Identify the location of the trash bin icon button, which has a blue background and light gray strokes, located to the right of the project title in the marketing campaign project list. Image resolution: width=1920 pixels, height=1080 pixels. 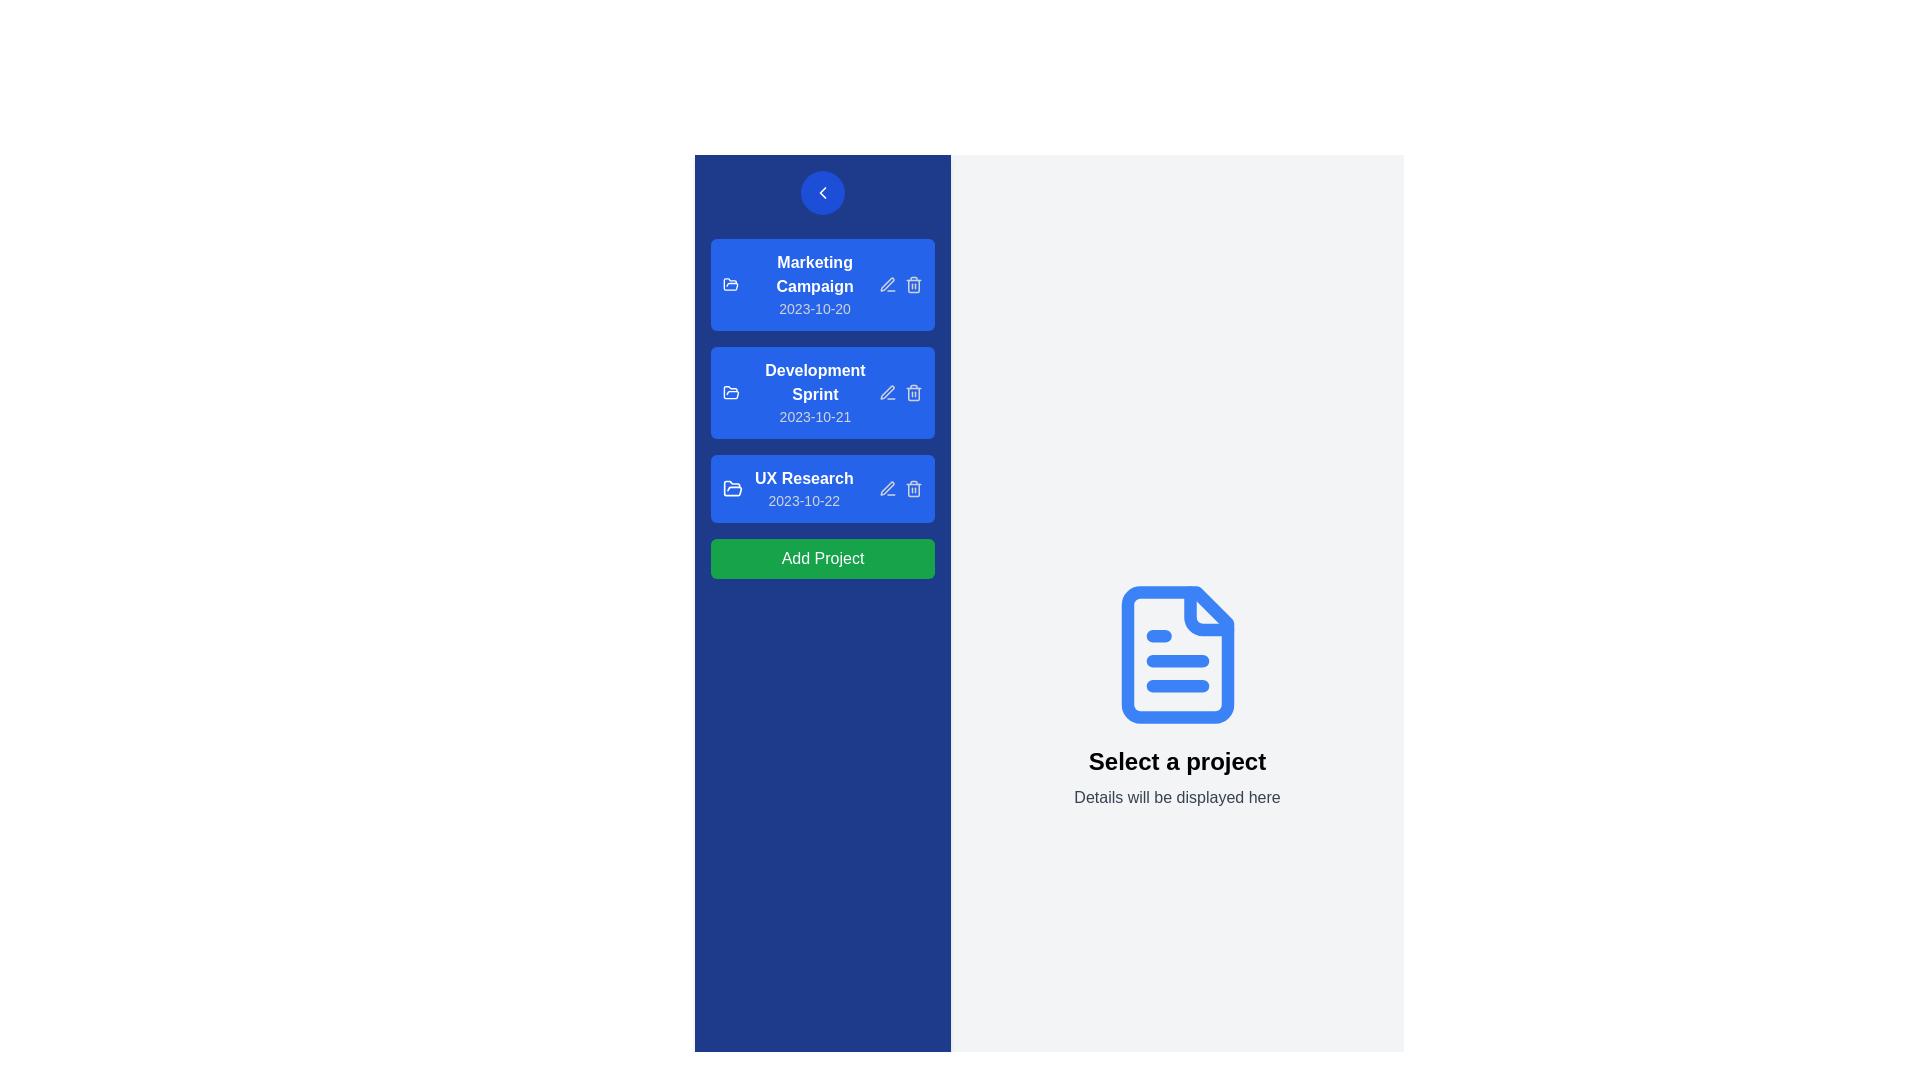
(912, 285).